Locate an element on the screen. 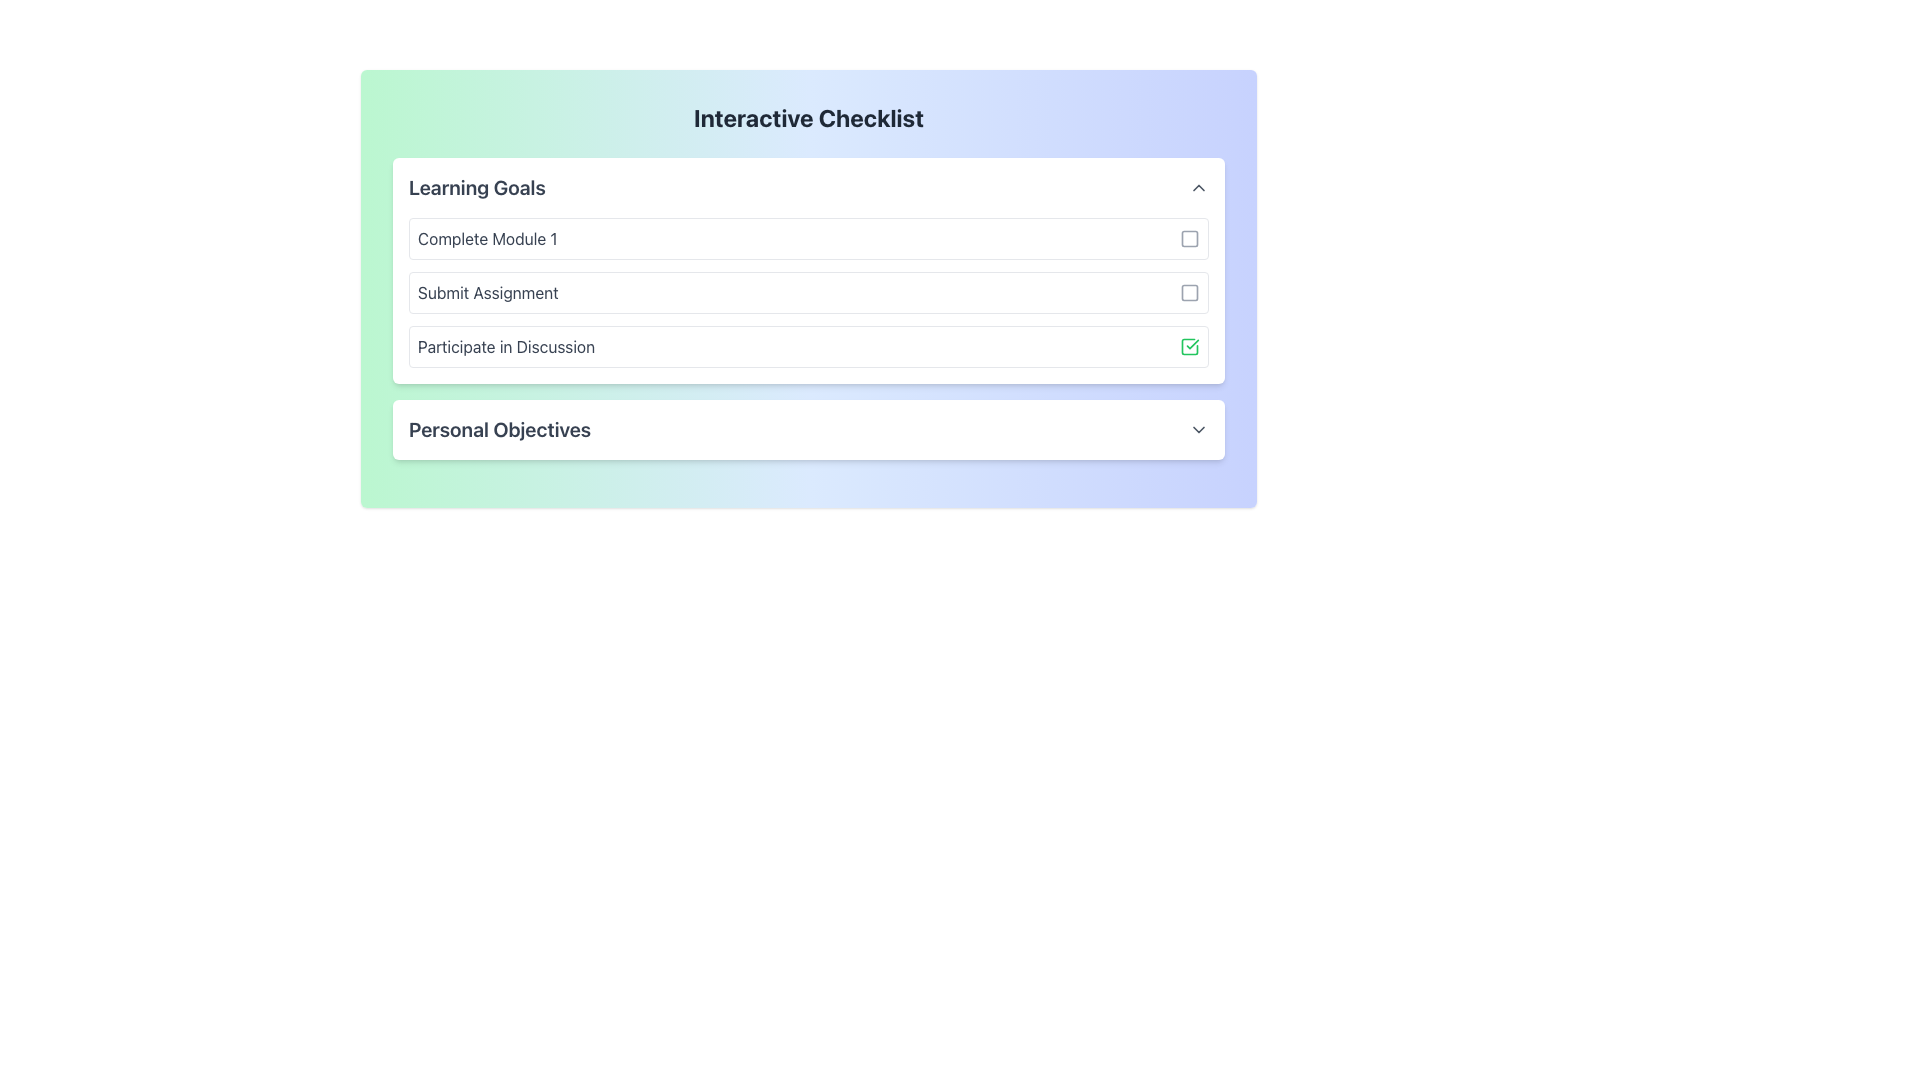 This screenshot has width=1920, height=1080. the second checkbox indicator icon next to the 'Submit Assignment' item in the 'Learning Goals' section is located at coordinates (1190, 293).